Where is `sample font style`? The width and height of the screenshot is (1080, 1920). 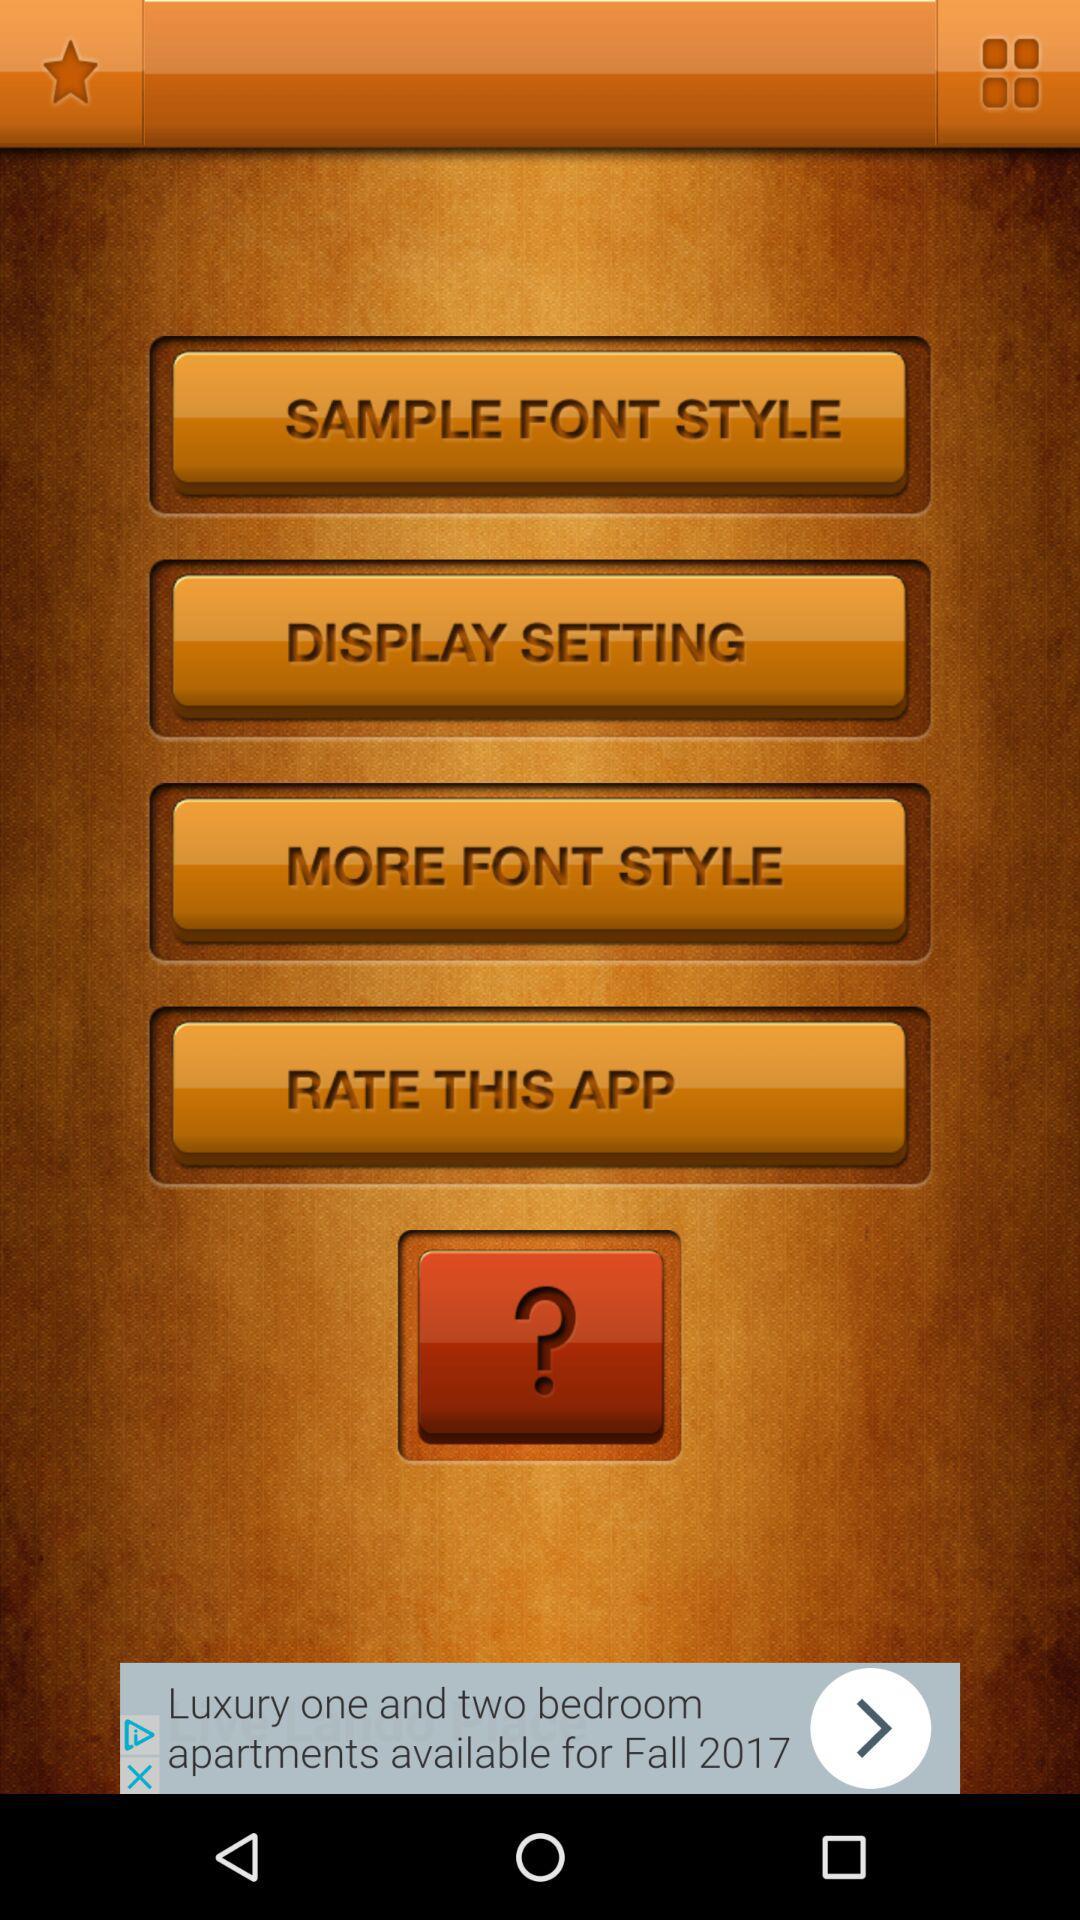
sample font style is located at coordinates (540, 426).